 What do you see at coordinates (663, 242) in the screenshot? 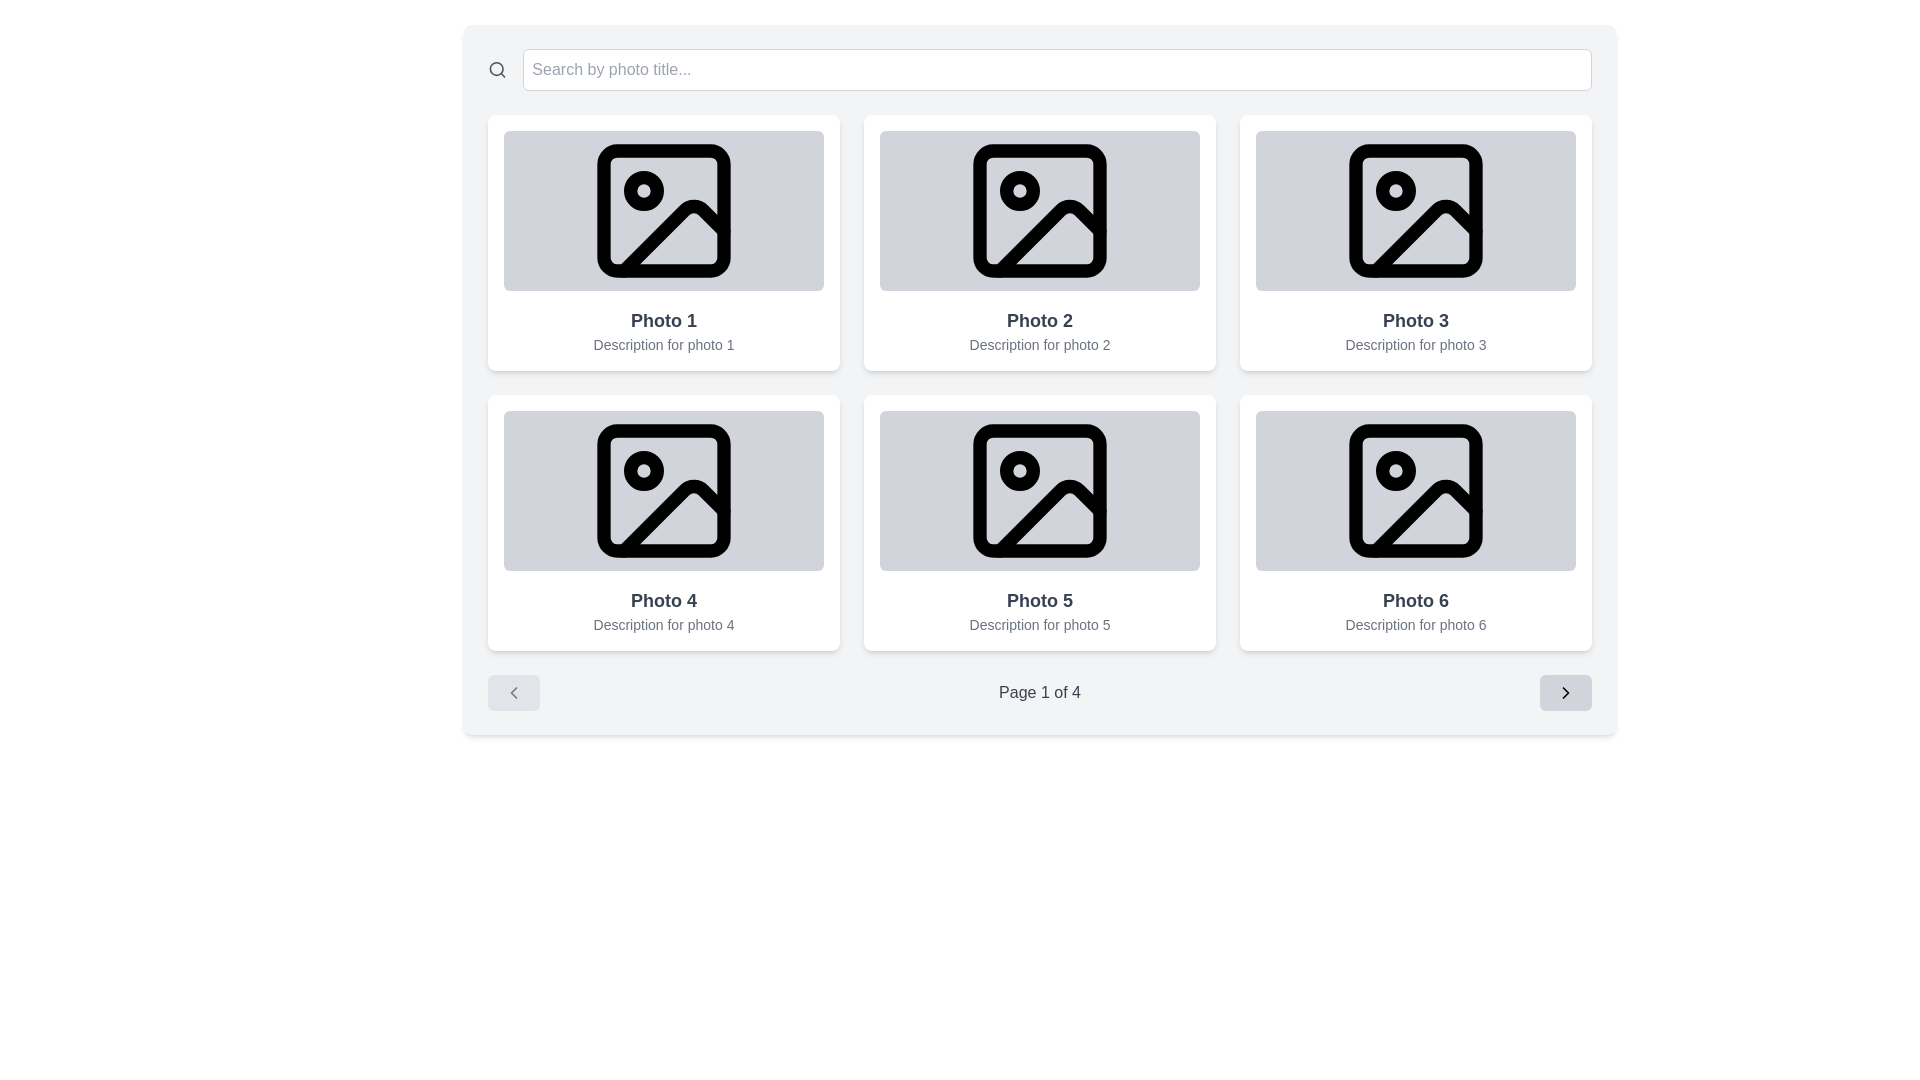
I see `the card containing an image and text descriptions, which features 'Photo 1' in bold and 'Description for photo 1'` at bounding box center [663, 242].